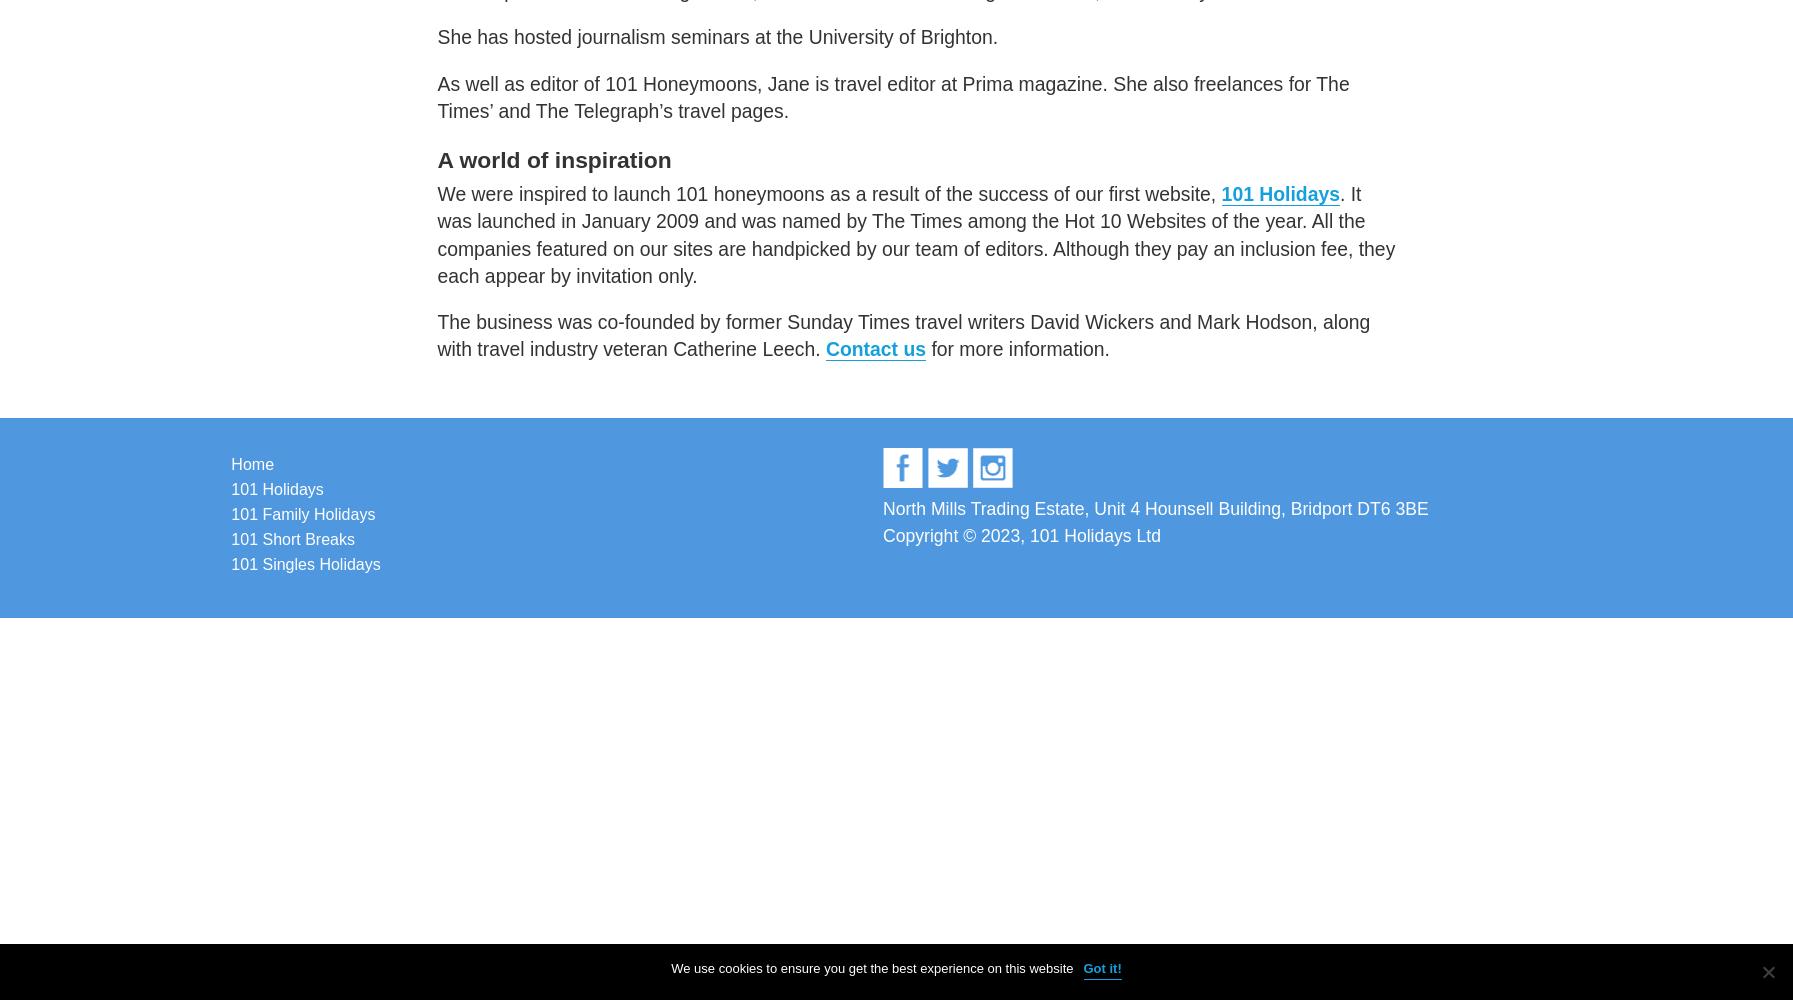  Describe the element at coordinates (870, 967) in the screenshot. I see `'We use cookies to ensure you get the best experience on this website'` at that location.